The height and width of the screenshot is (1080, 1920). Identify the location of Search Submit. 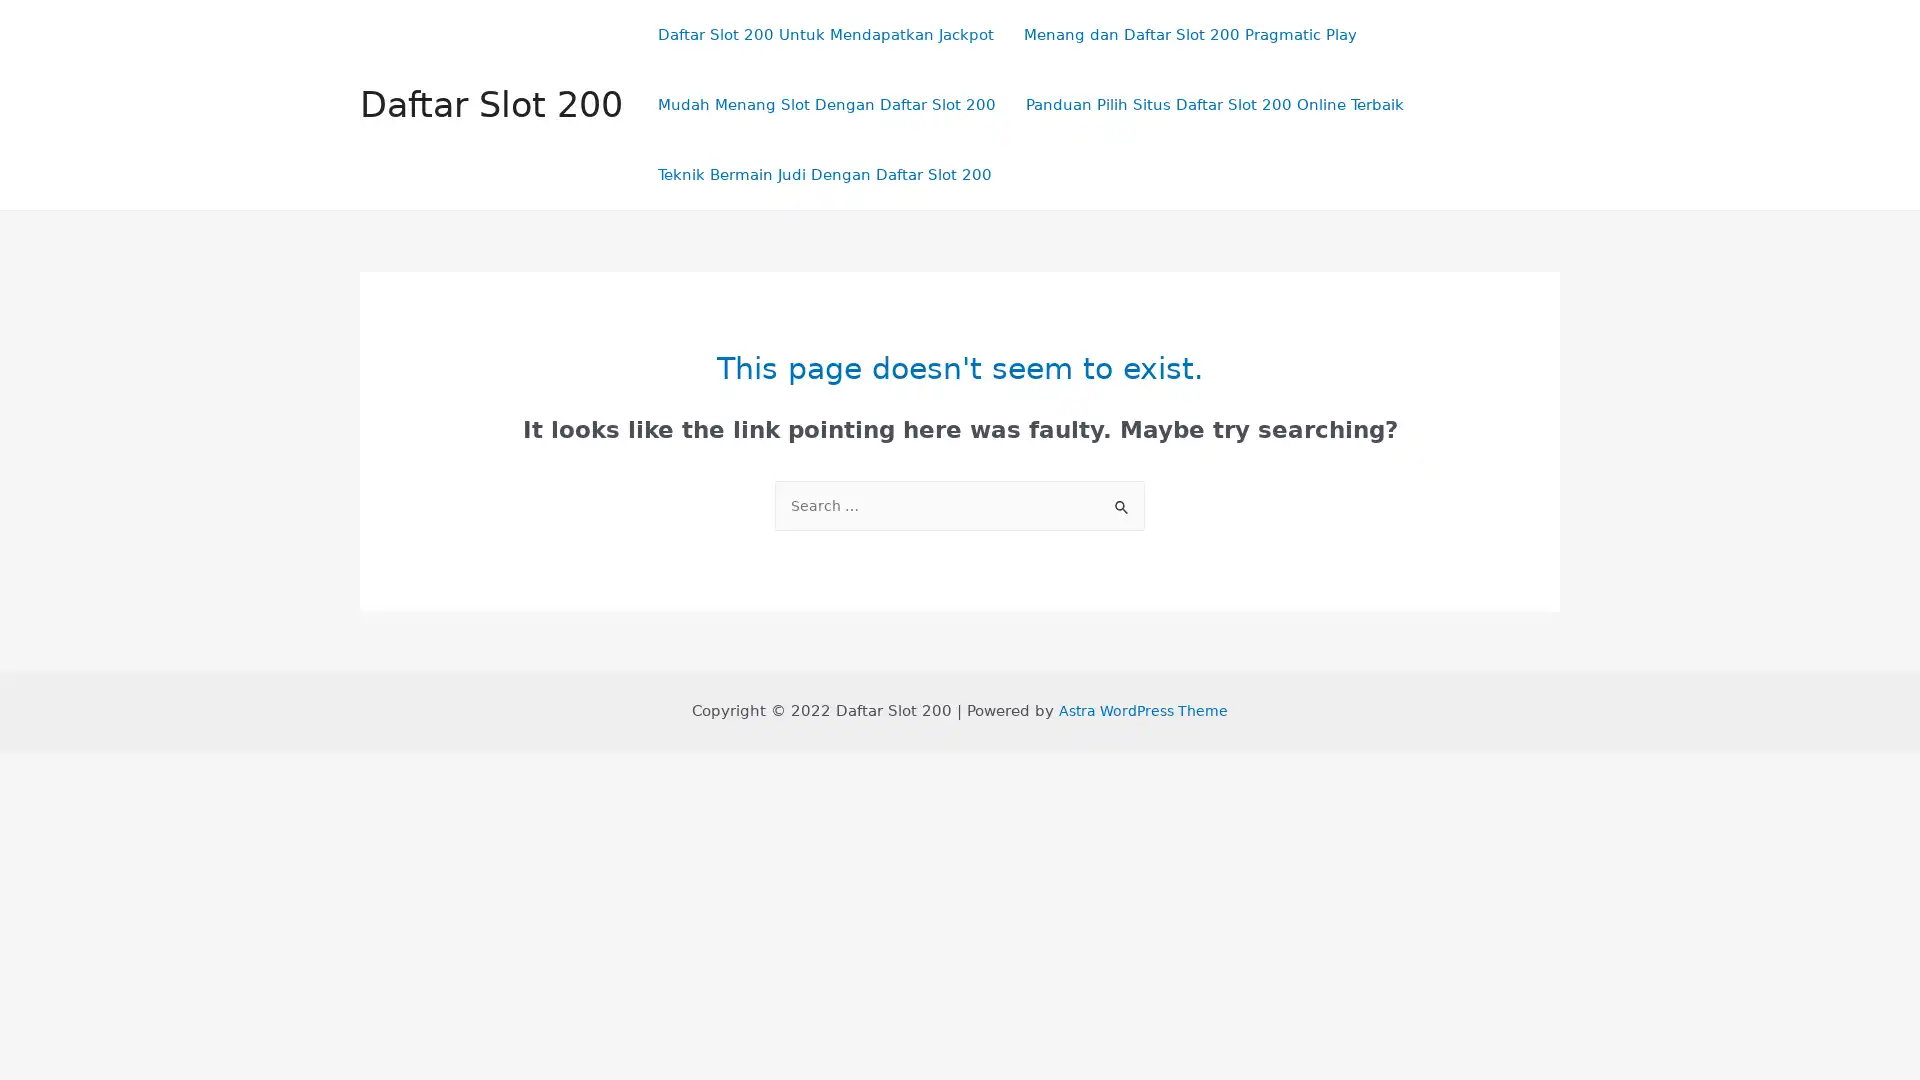
(1122, 507).